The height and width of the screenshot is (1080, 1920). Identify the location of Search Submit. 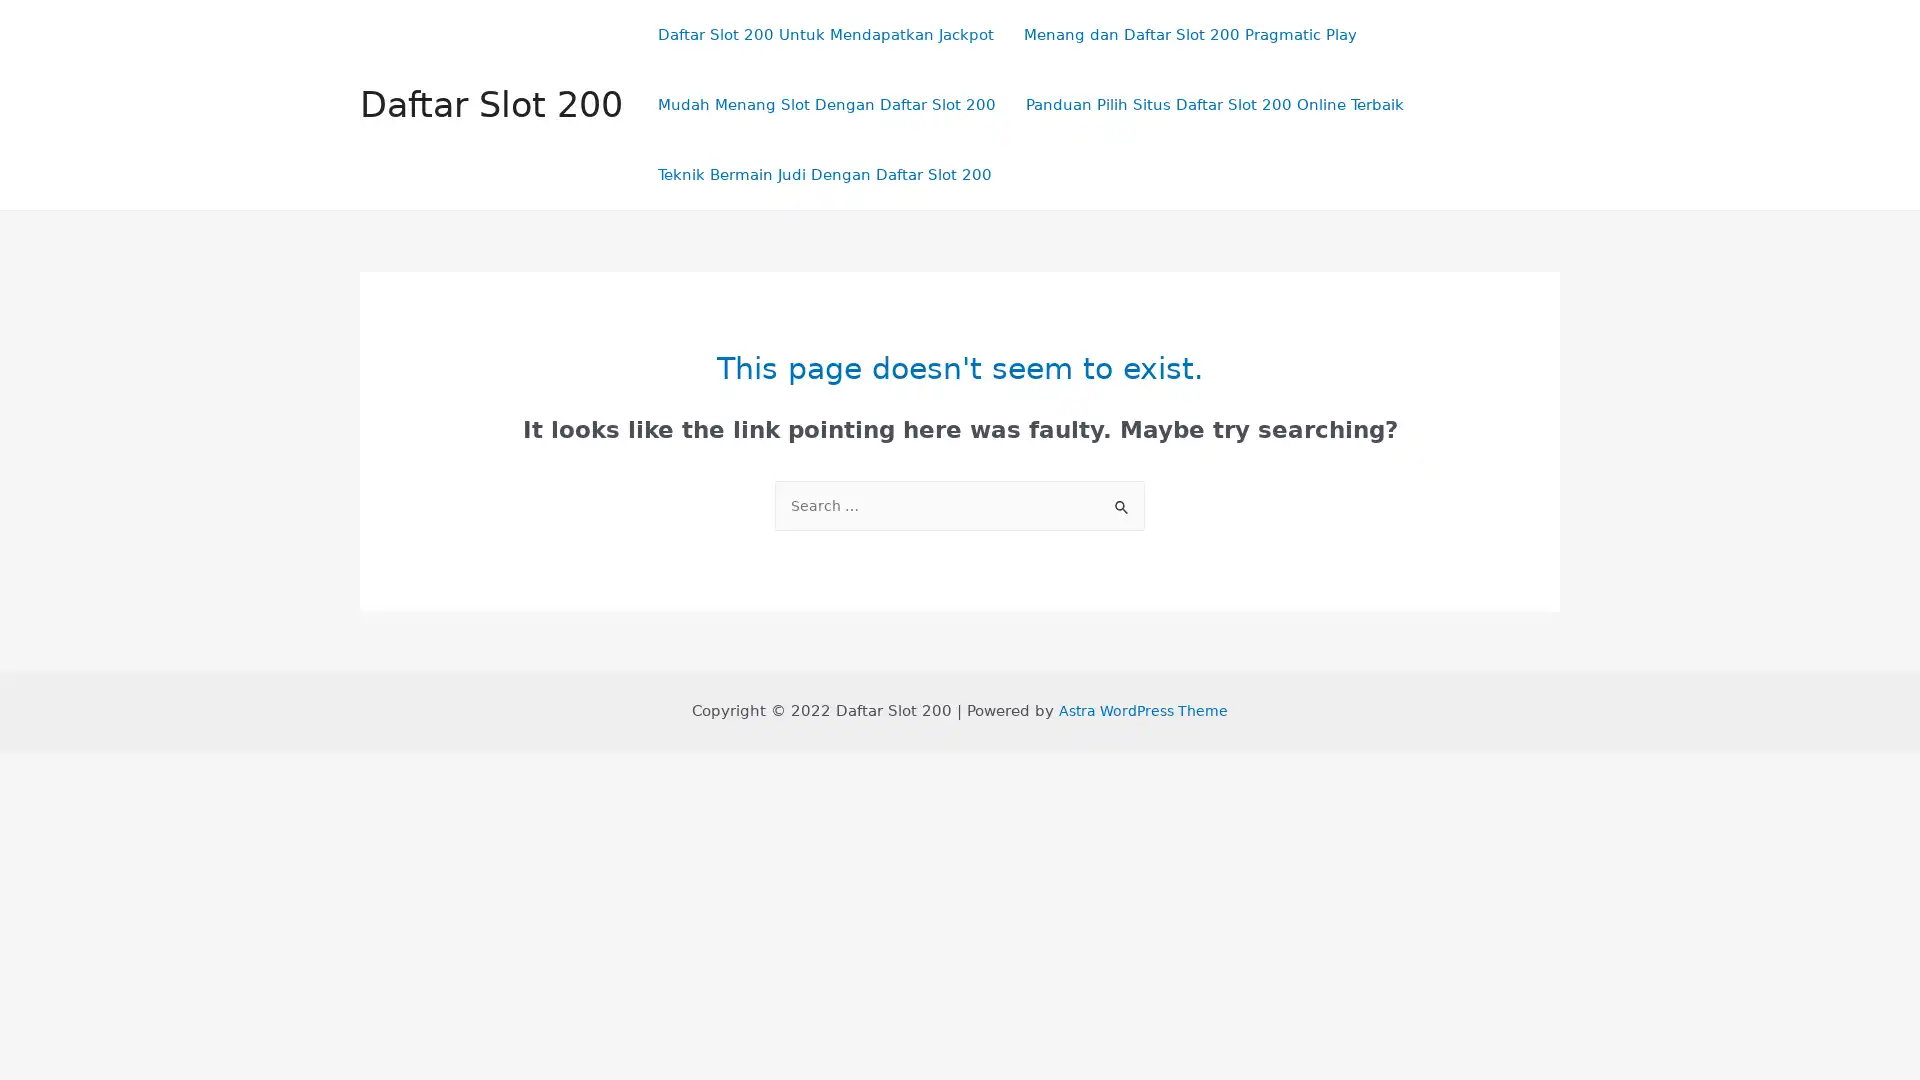
(1122, 507).